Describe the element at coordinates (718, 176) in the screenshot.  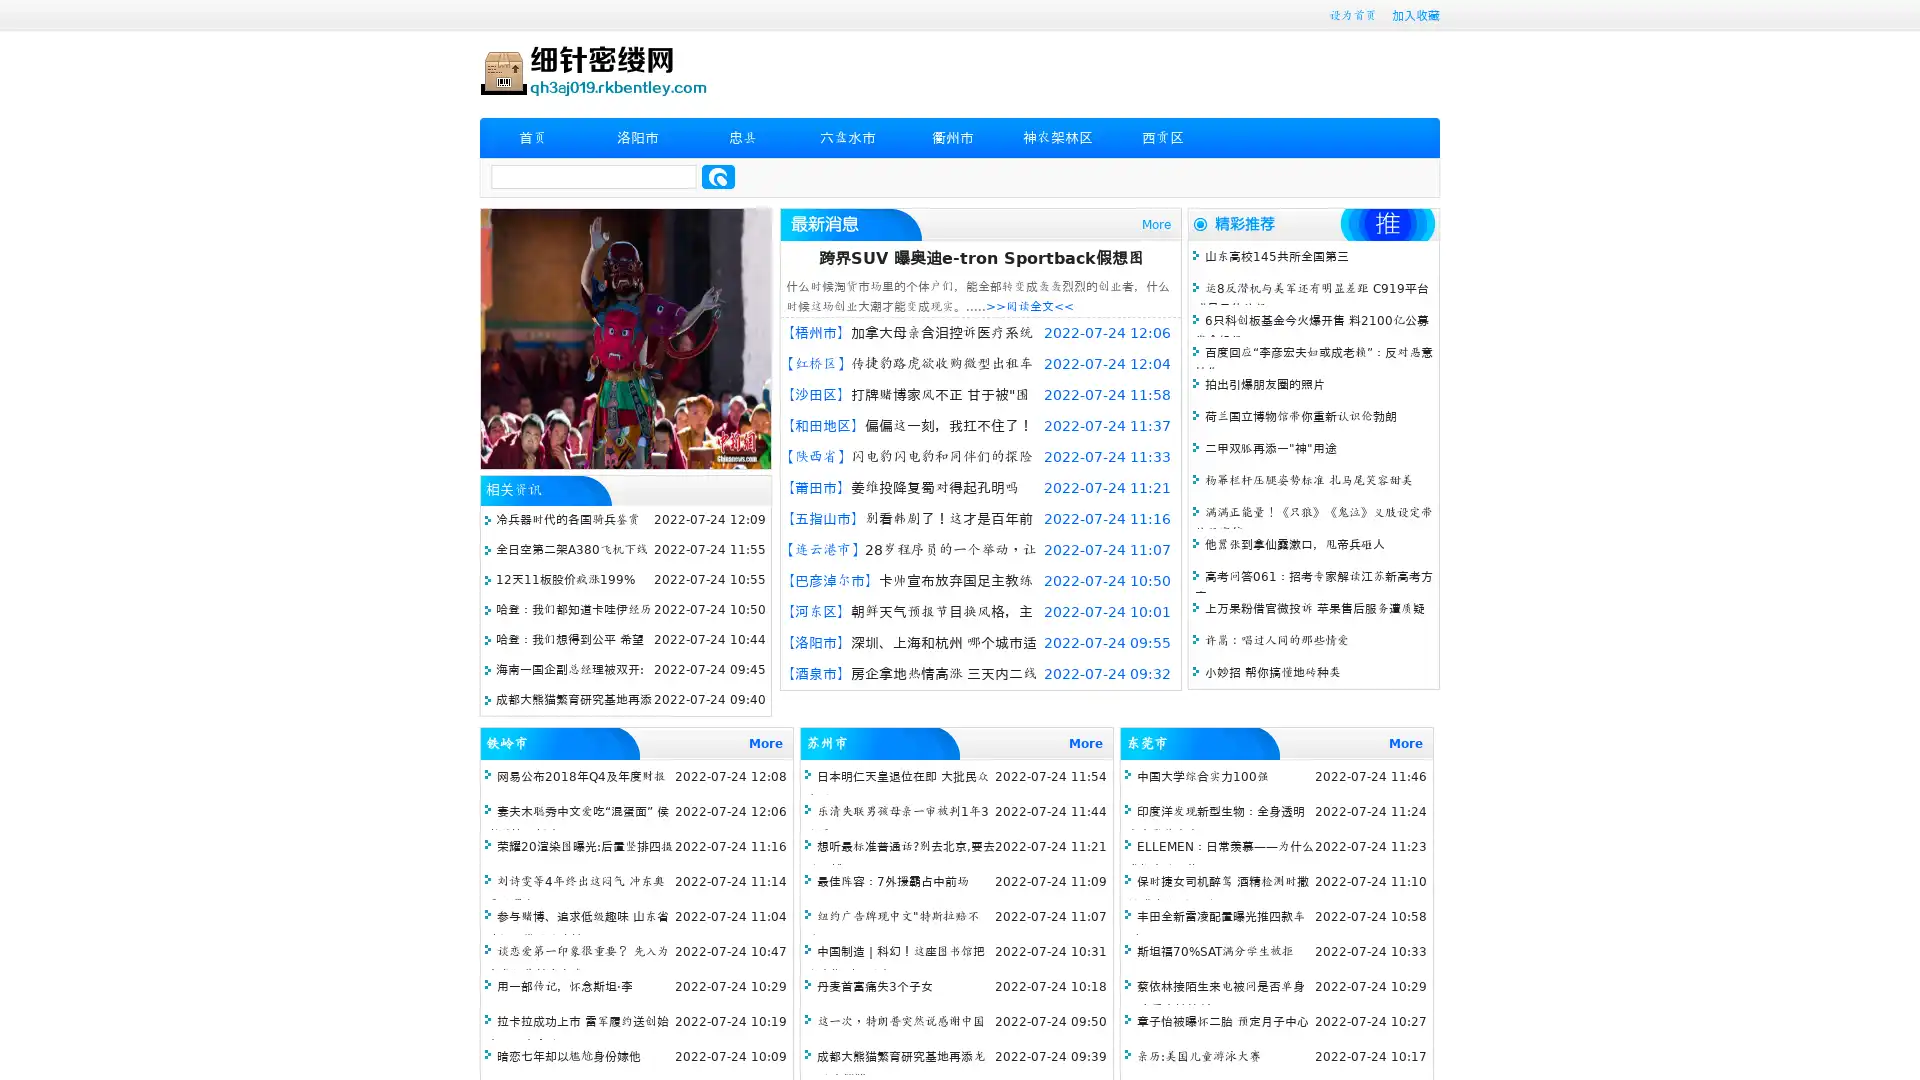
I see `Search` at that location.